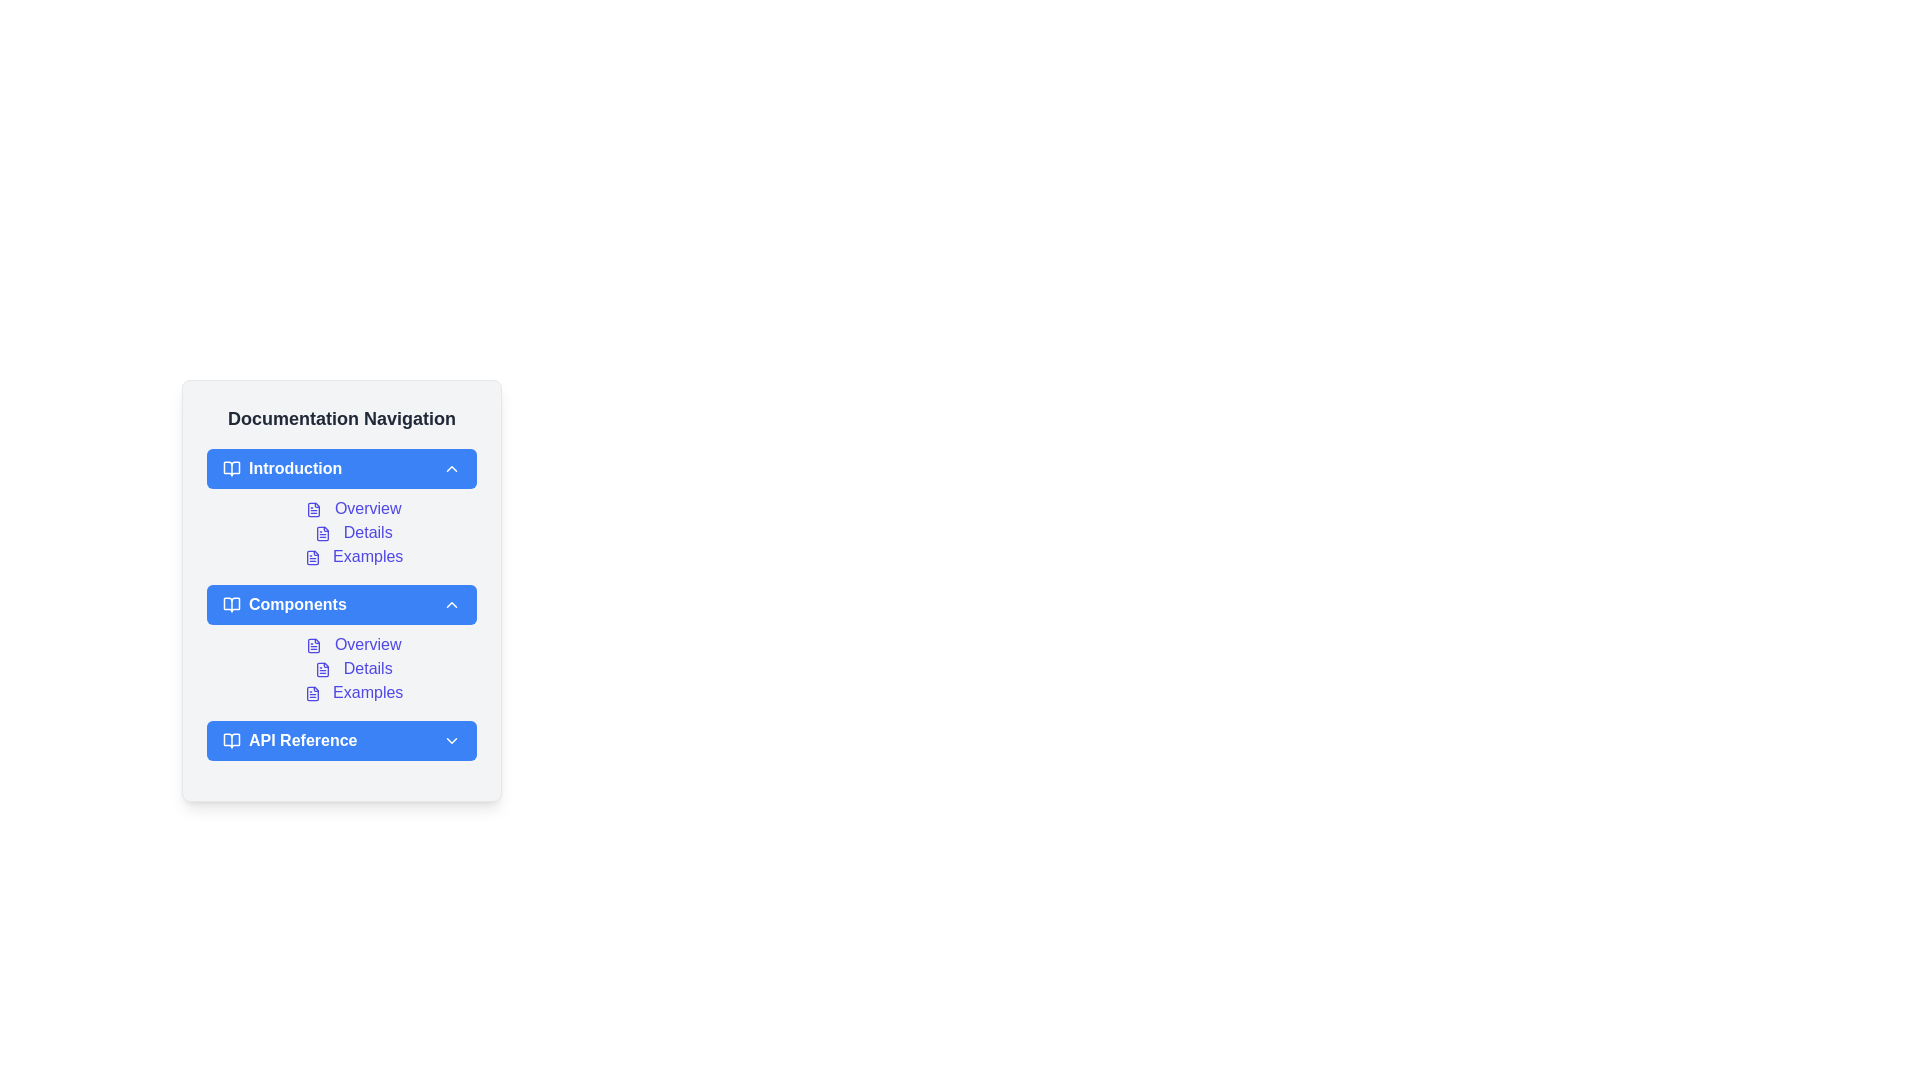  I want to click on the small document icon with a blue outline located to the left of the 'Overview' text, so click(313, 508).